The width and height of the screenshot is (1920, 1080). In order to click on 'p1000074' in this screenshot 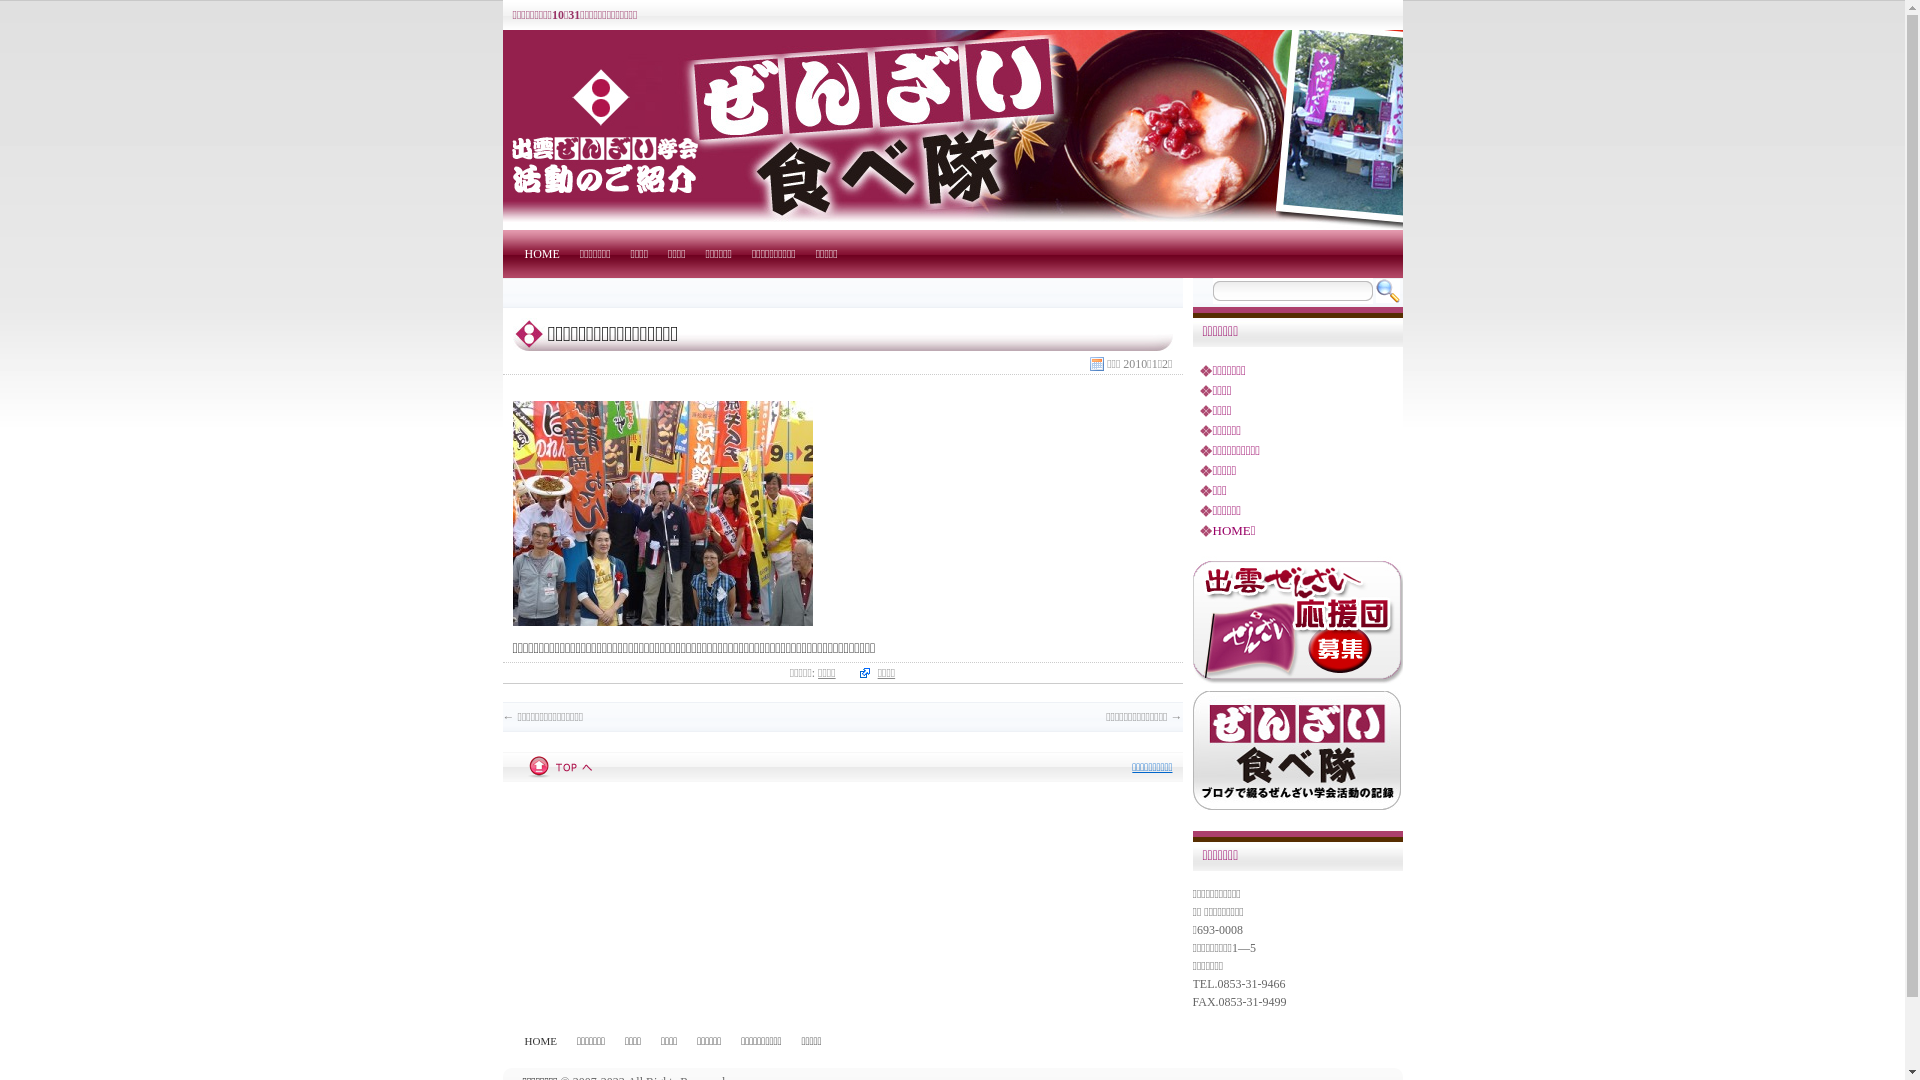, I will do `click(662, 512)`.